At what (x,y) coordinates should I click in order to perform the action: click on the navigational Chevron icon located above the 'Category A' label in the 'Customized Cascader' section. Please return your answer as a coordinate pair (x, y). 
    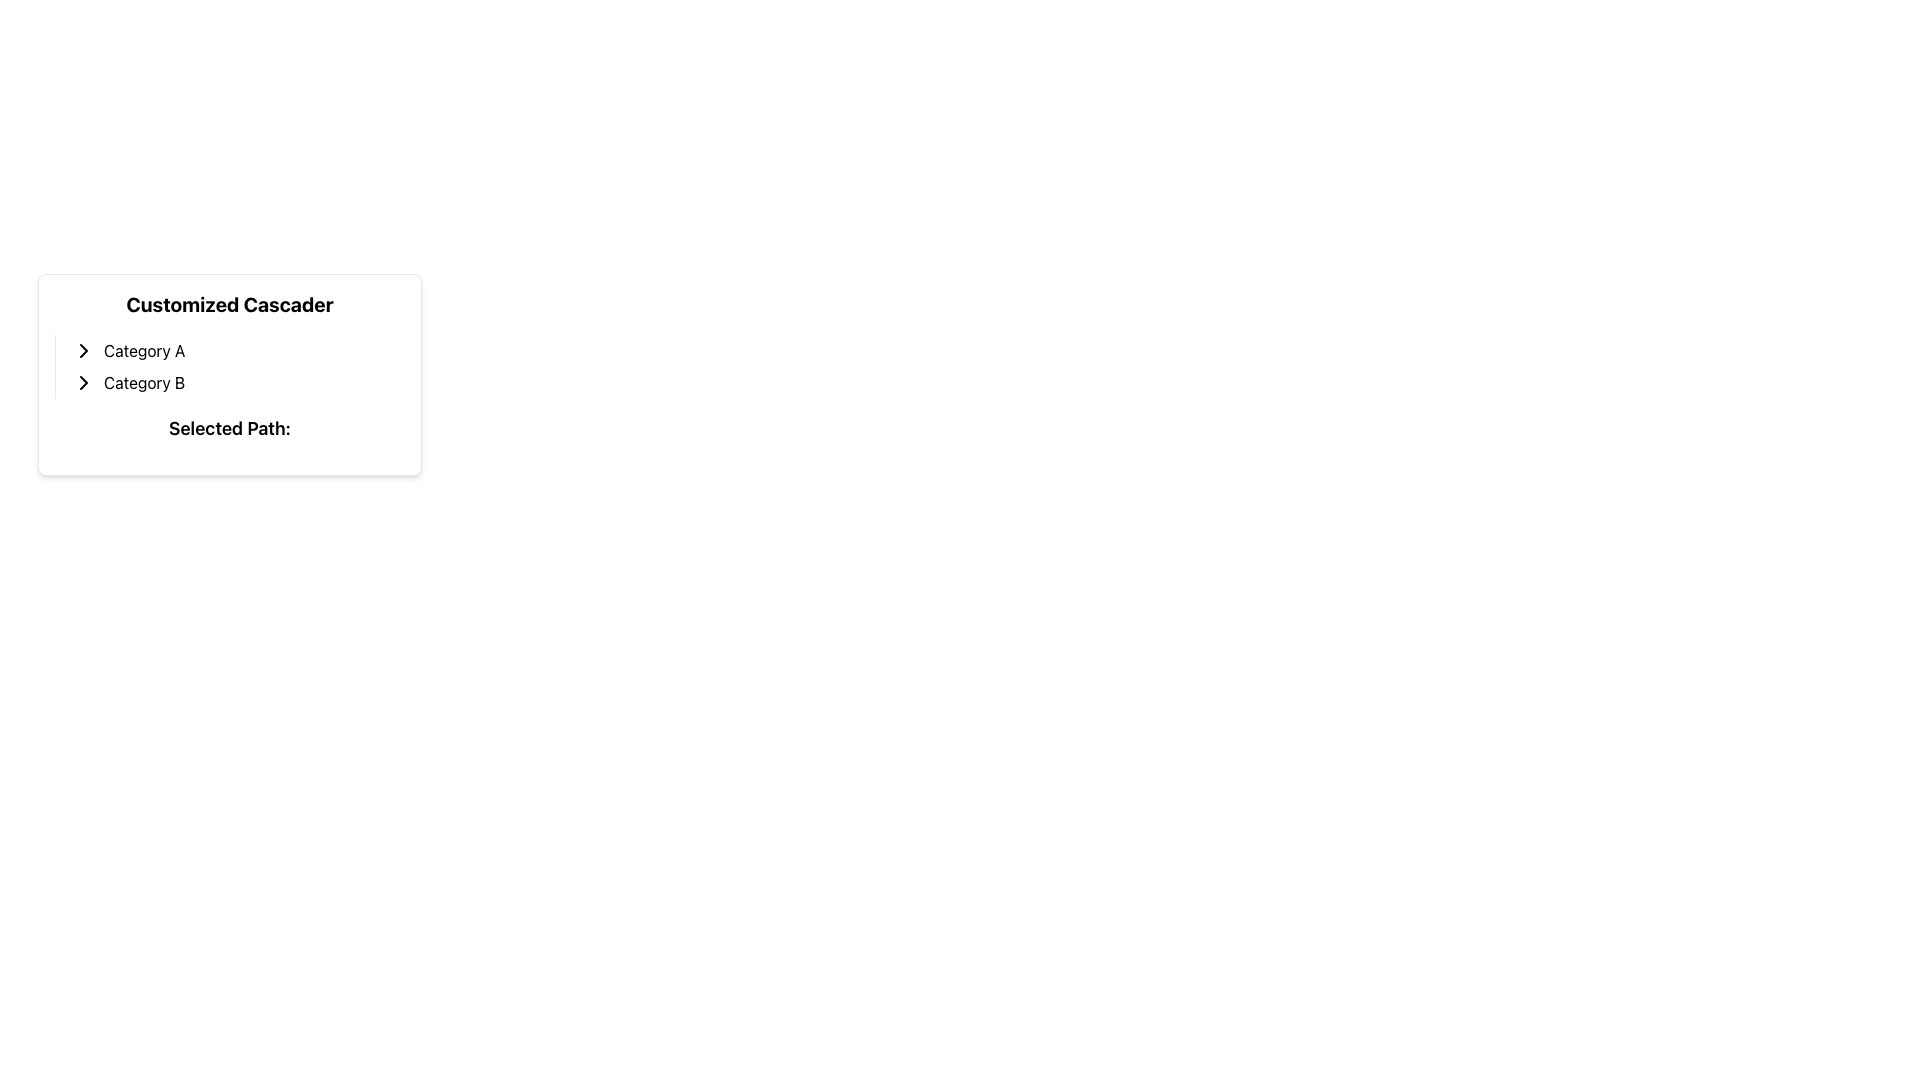
    Looking at the image, I should click on (82, 350).